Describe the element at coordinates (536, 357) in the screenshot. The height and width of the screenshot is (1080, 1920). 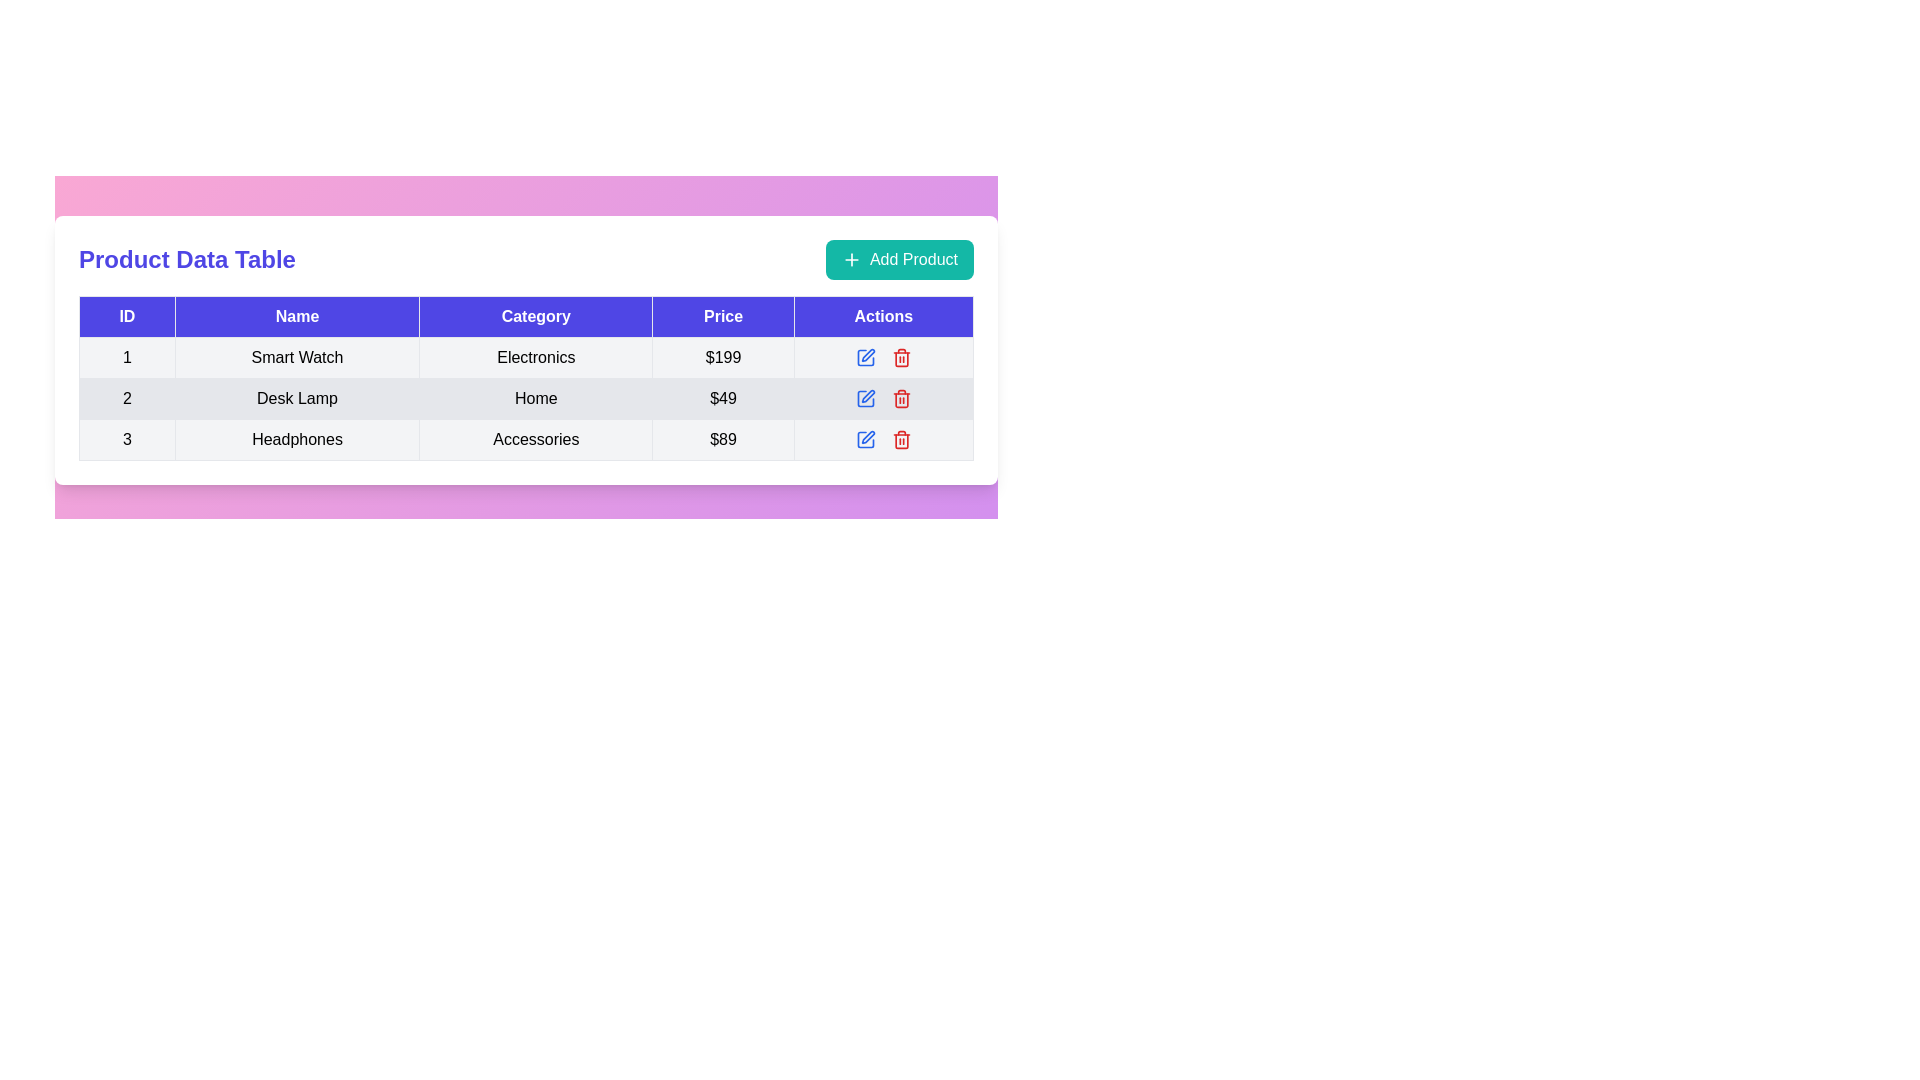
I see `the table cell displaying 'Electronics' in the 'Category' column of the first row` at that location.